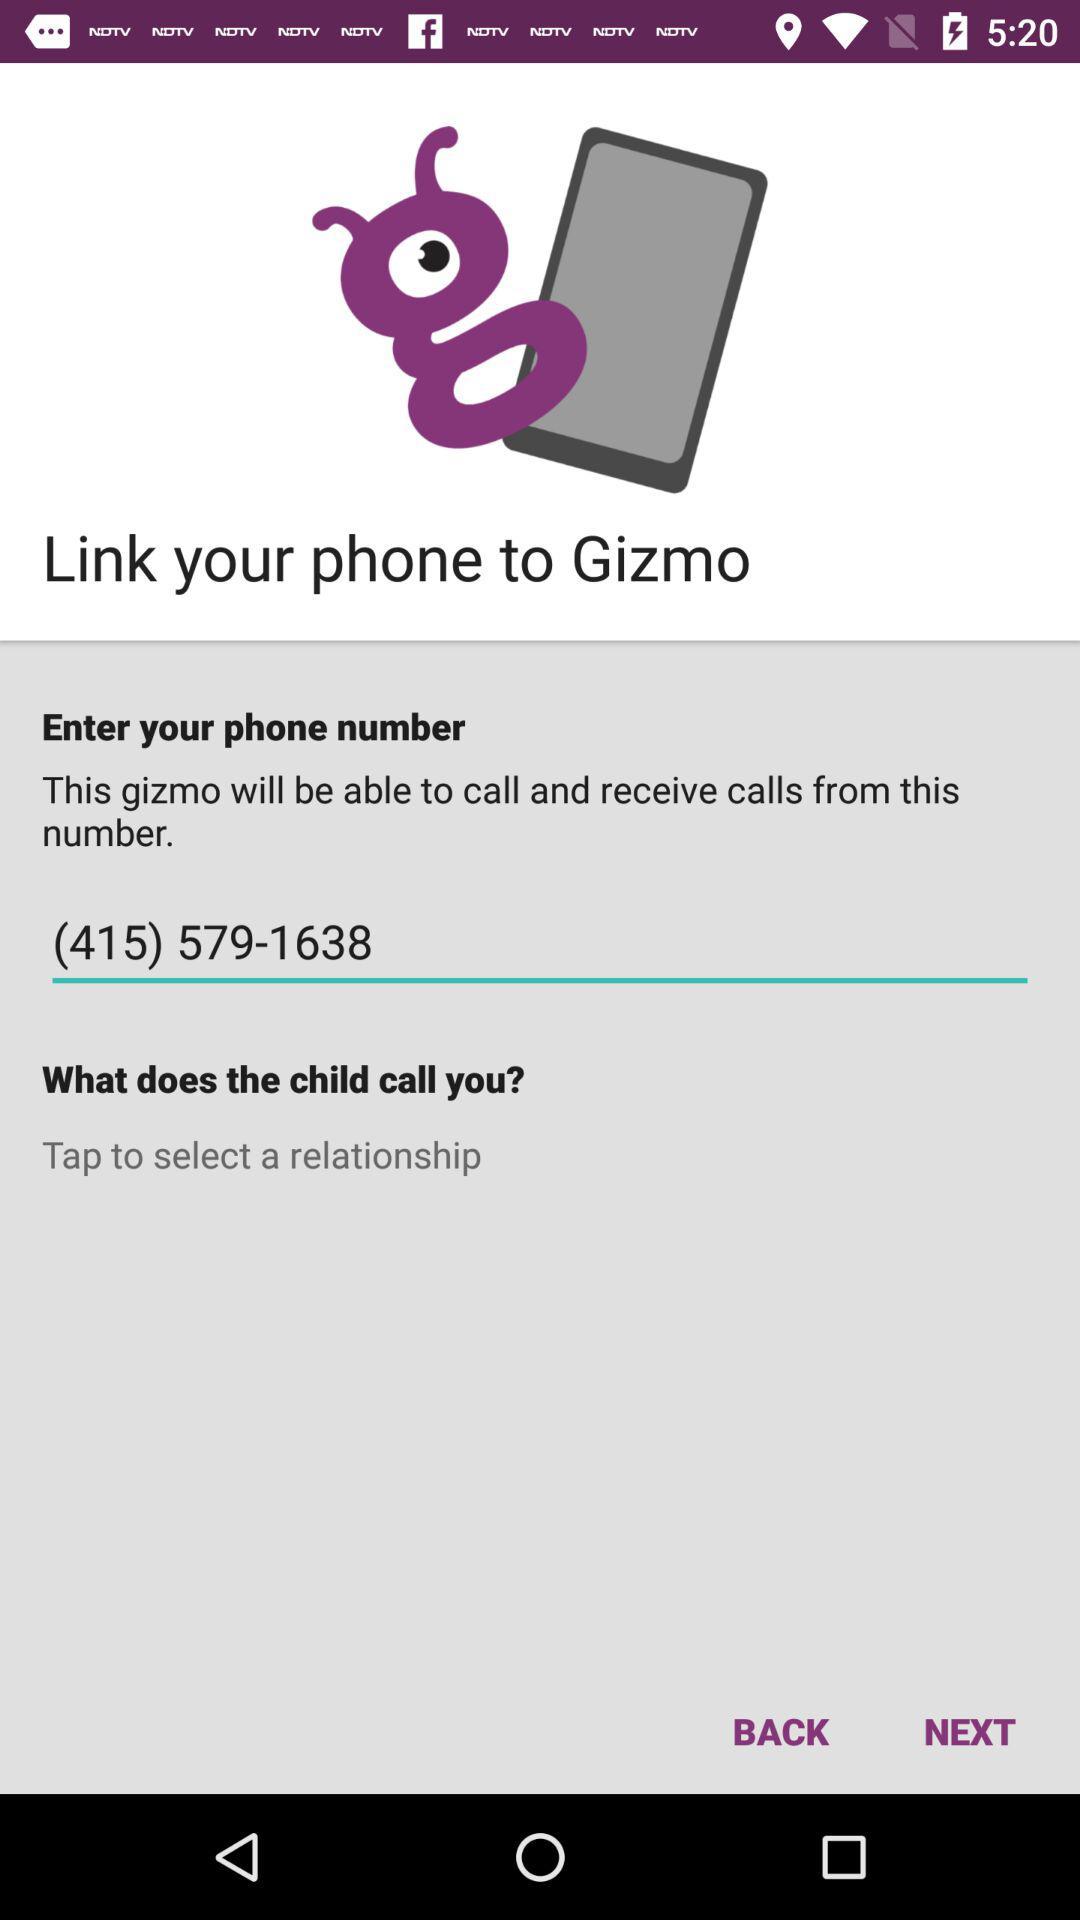  What do you see at coordinates (779, 1730) in the screenshot?
I see `the item to the left of next` at bounding box center [779, 1730].